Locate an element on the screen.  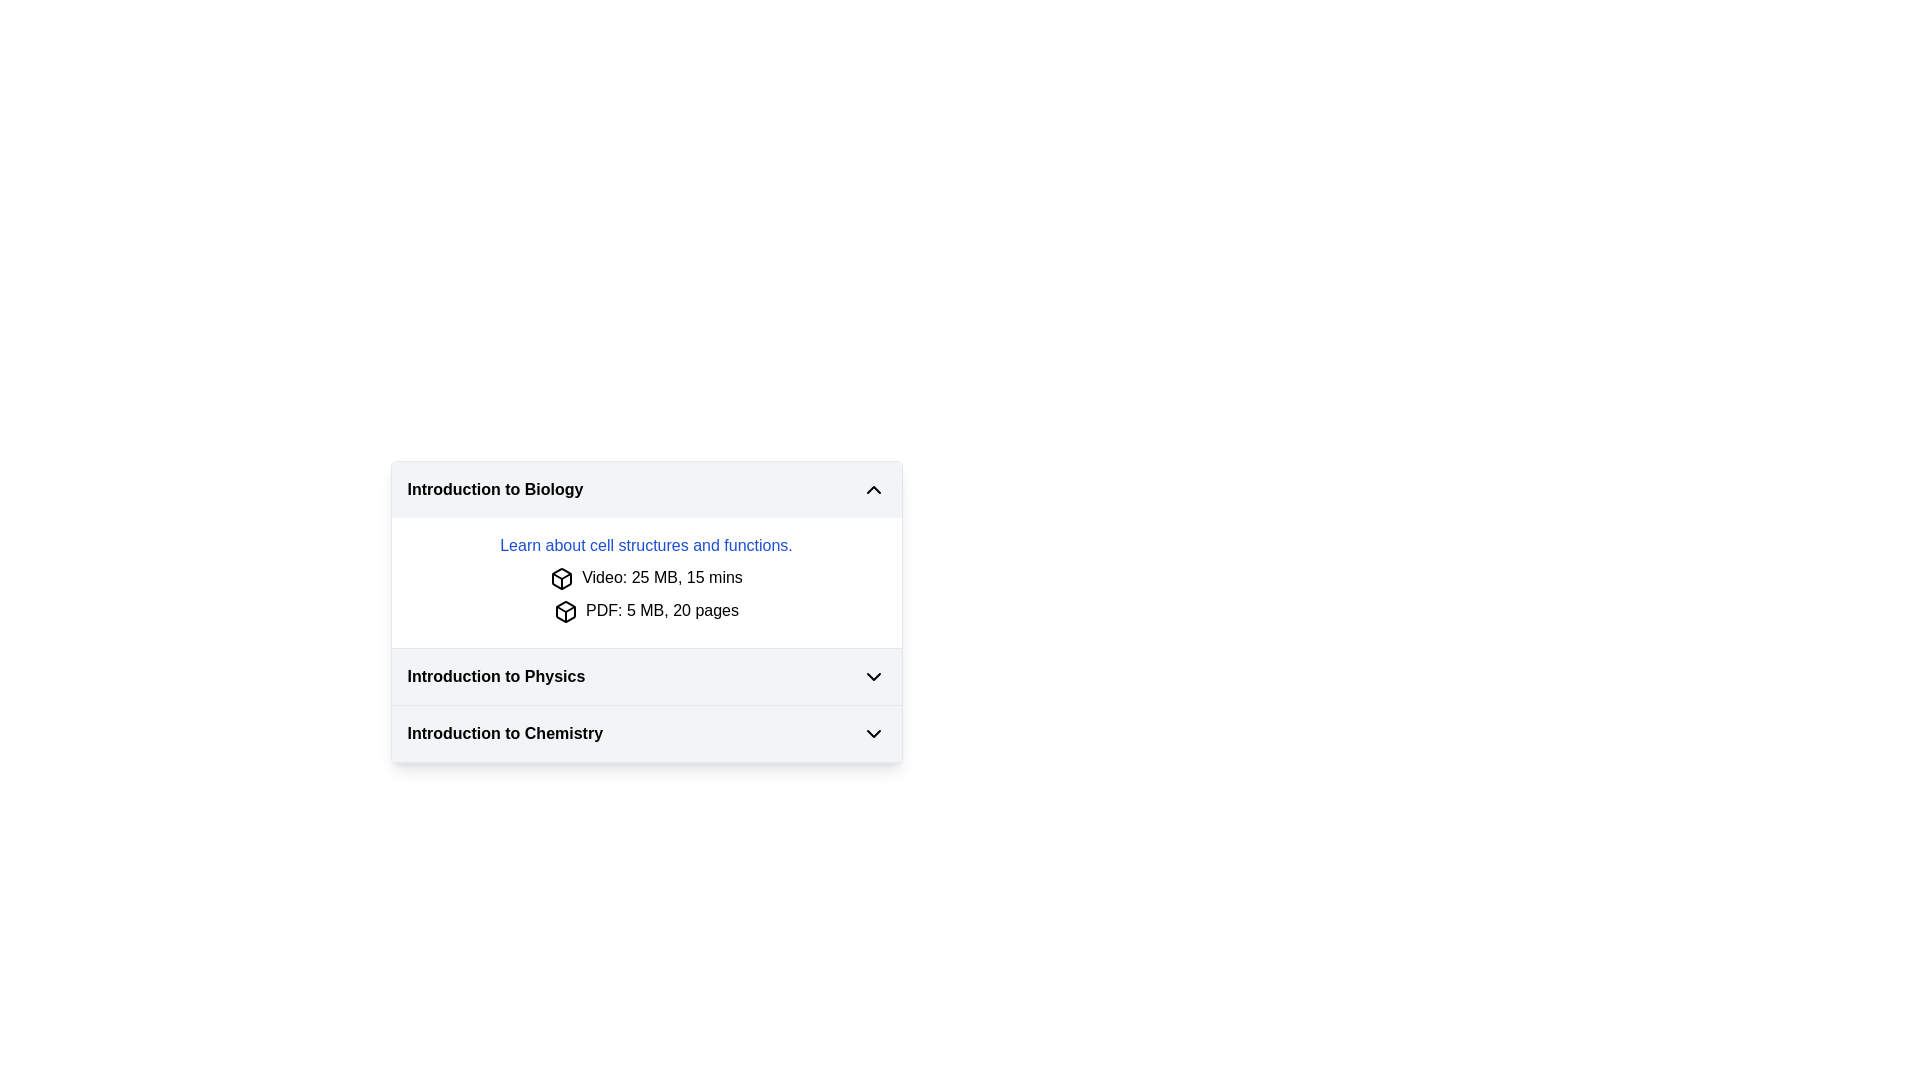
the icon button on the far right side of the 'Introduction to Physics' section is located at coordinates (873, 675).